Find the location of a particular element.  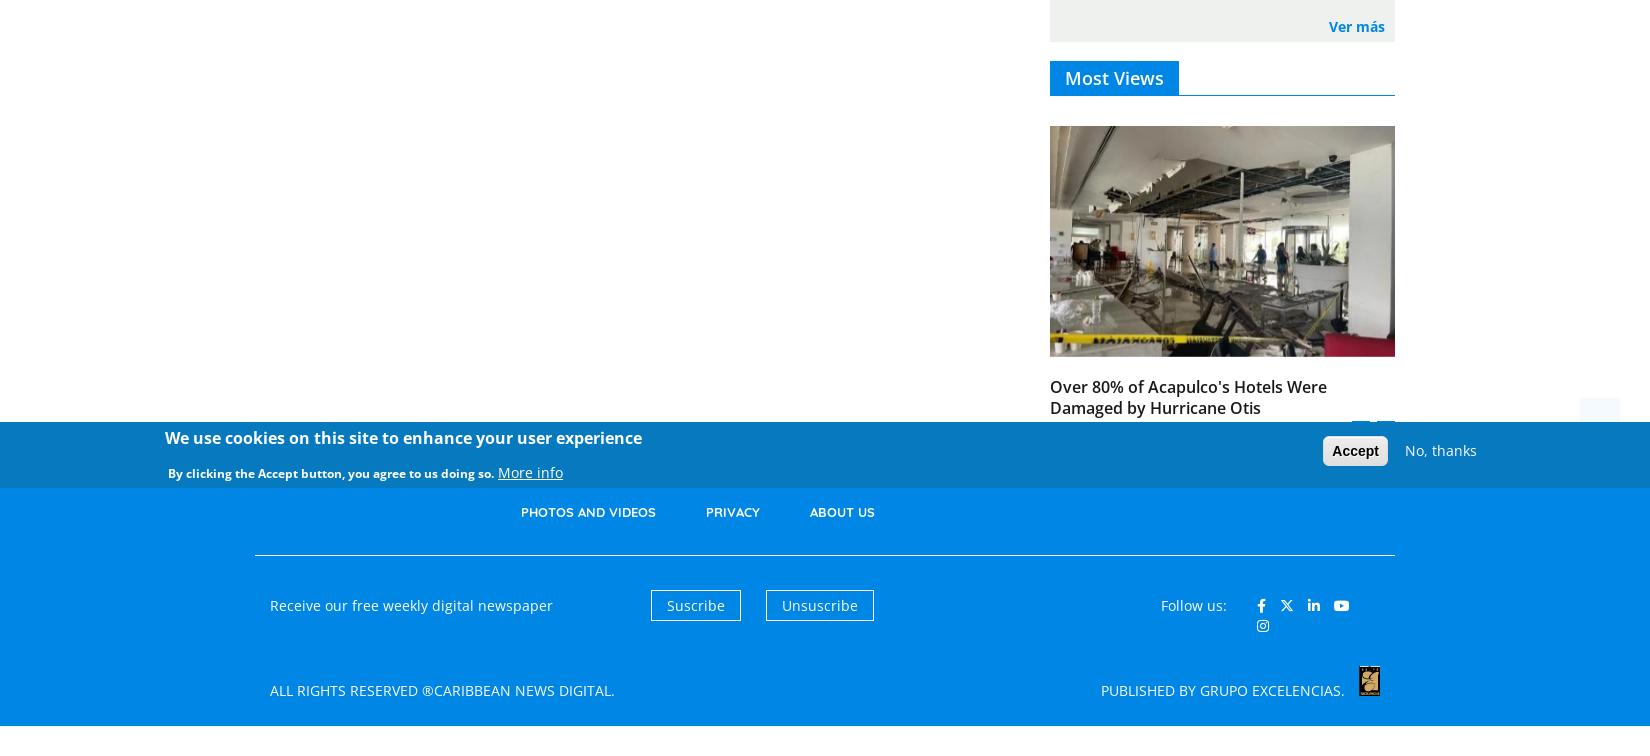

'Suscribe' is located at coordinates (693, 604).